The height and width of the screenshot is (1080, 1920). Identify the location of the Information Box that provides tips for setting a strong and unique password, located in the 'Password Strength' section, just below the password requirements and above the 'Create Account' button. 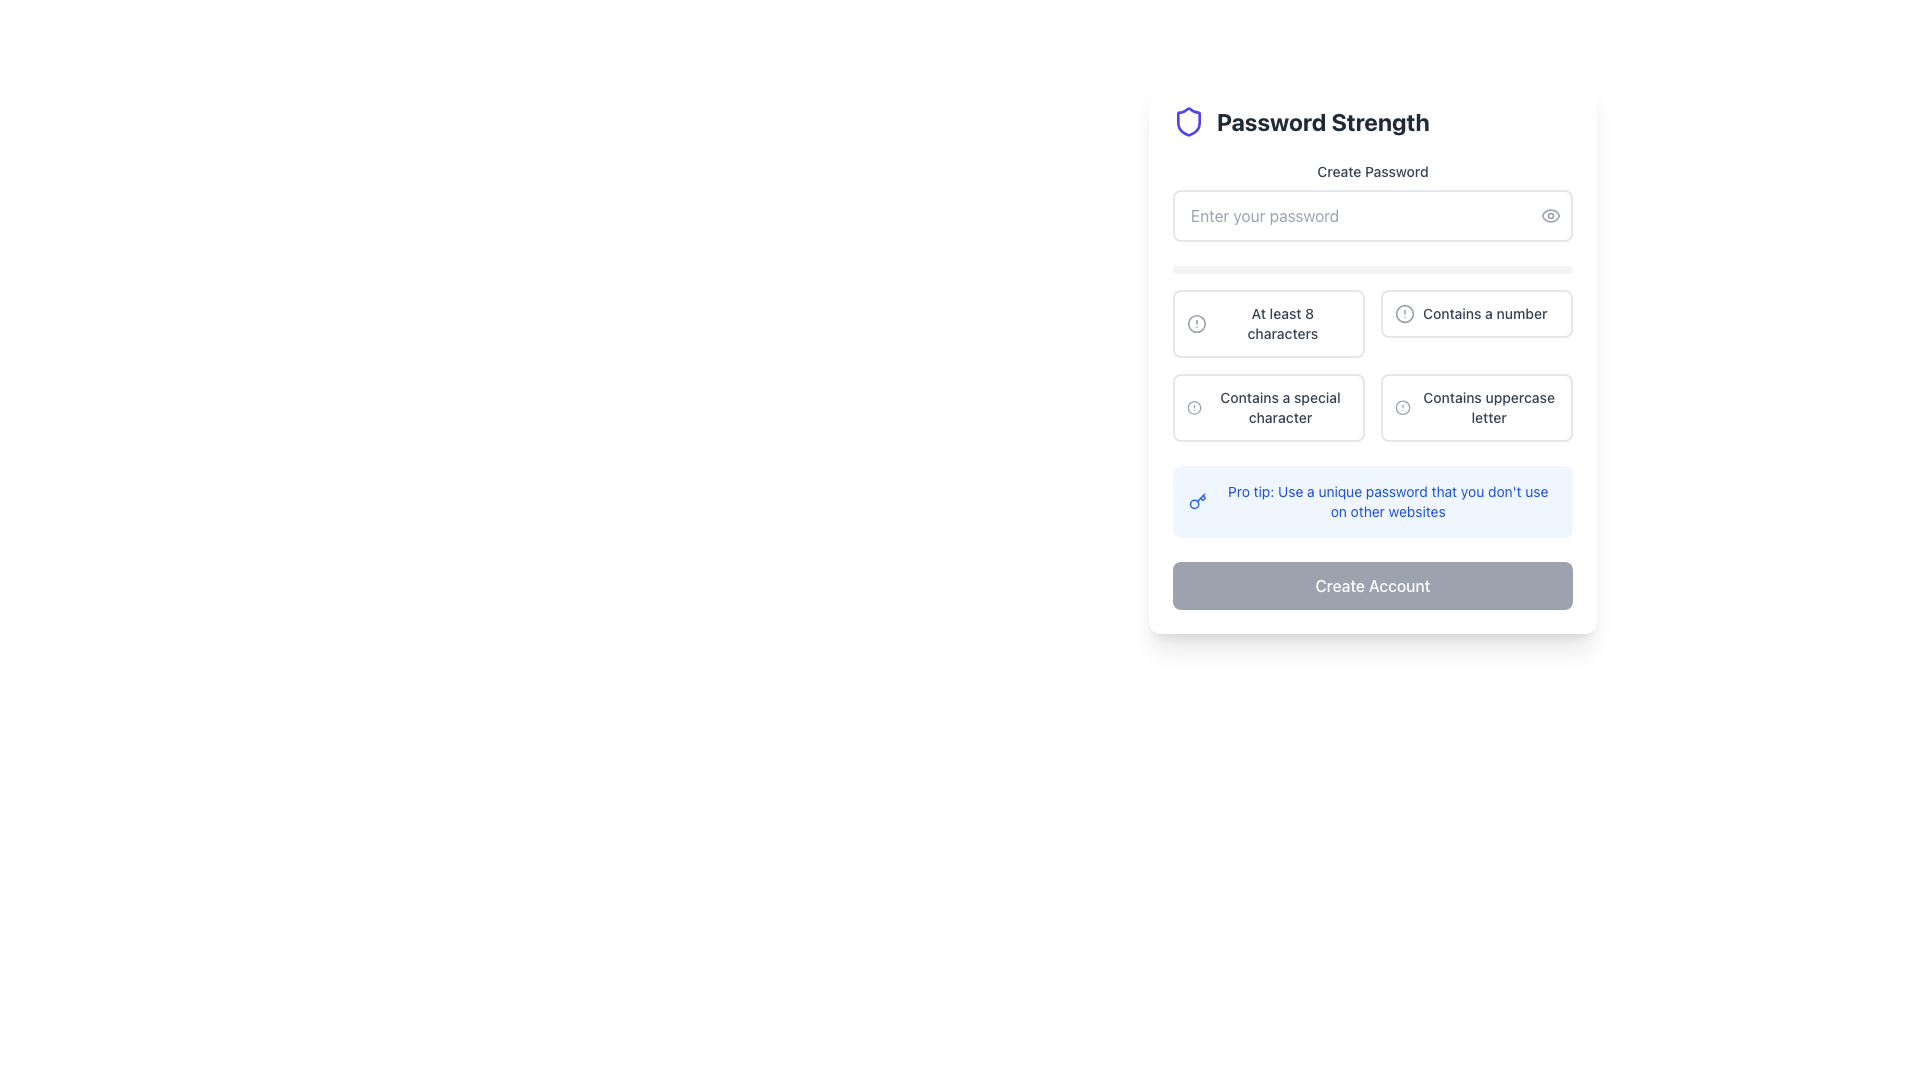
(1371, 500).